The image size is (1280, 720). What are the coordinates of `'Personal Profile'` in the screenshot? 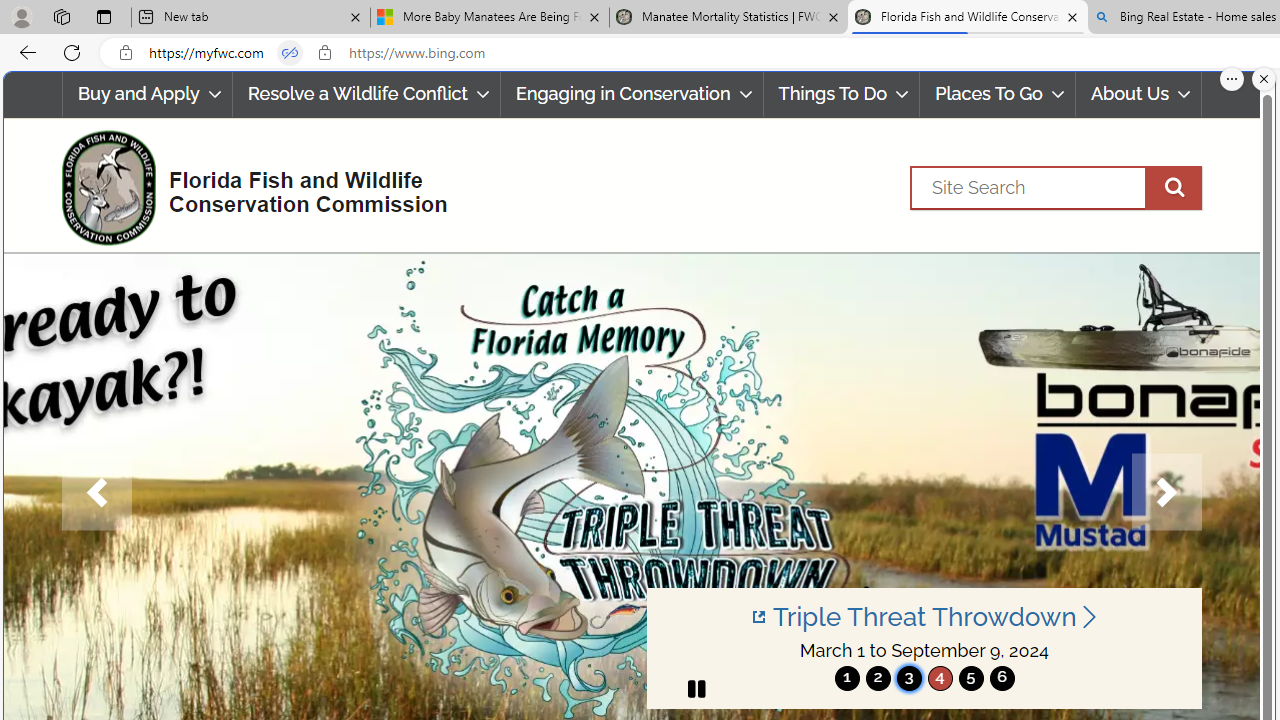 It's located at (21, 16).